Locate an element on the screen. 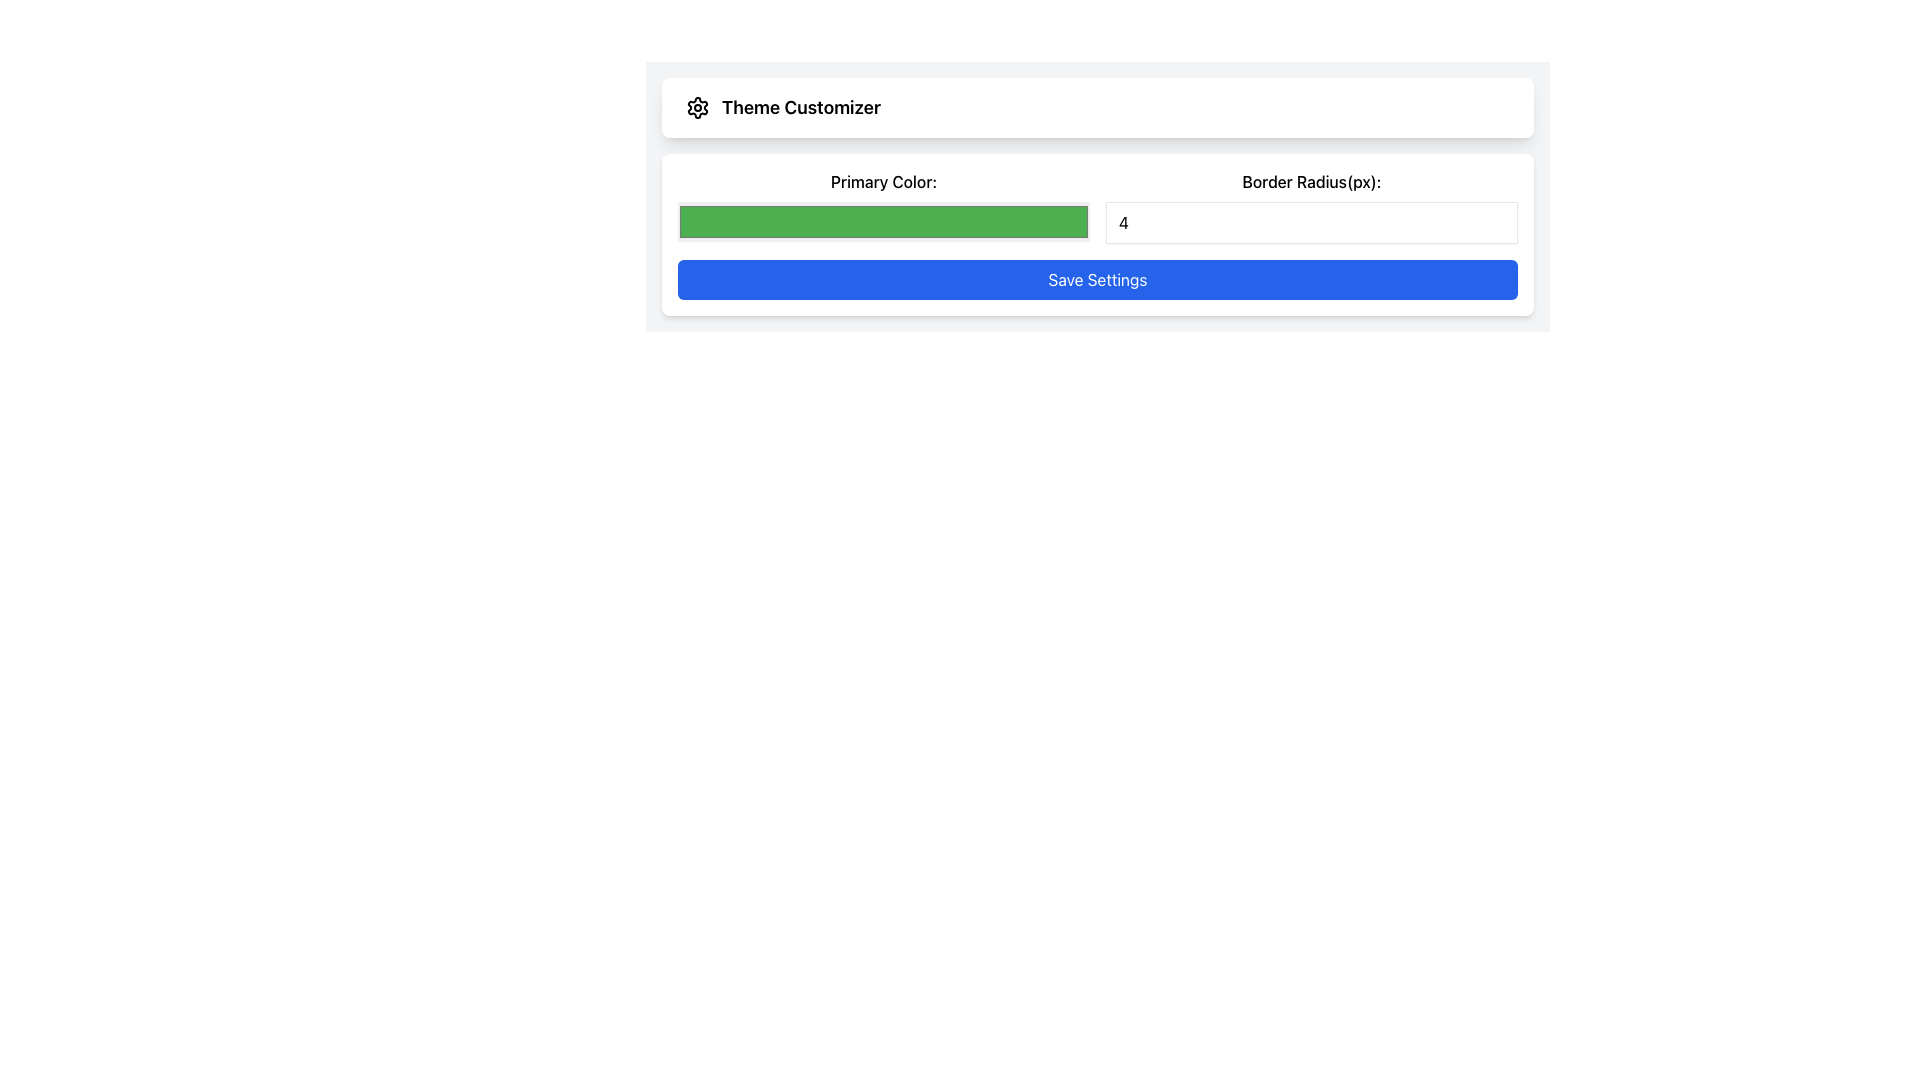 Image resolution: width=1920 pixels, height=1080 pixels. the text label displaying 'Border Radius(px):' which is styled with a medium-weight font and is located above an input box is located at coordinates (1311, 181).